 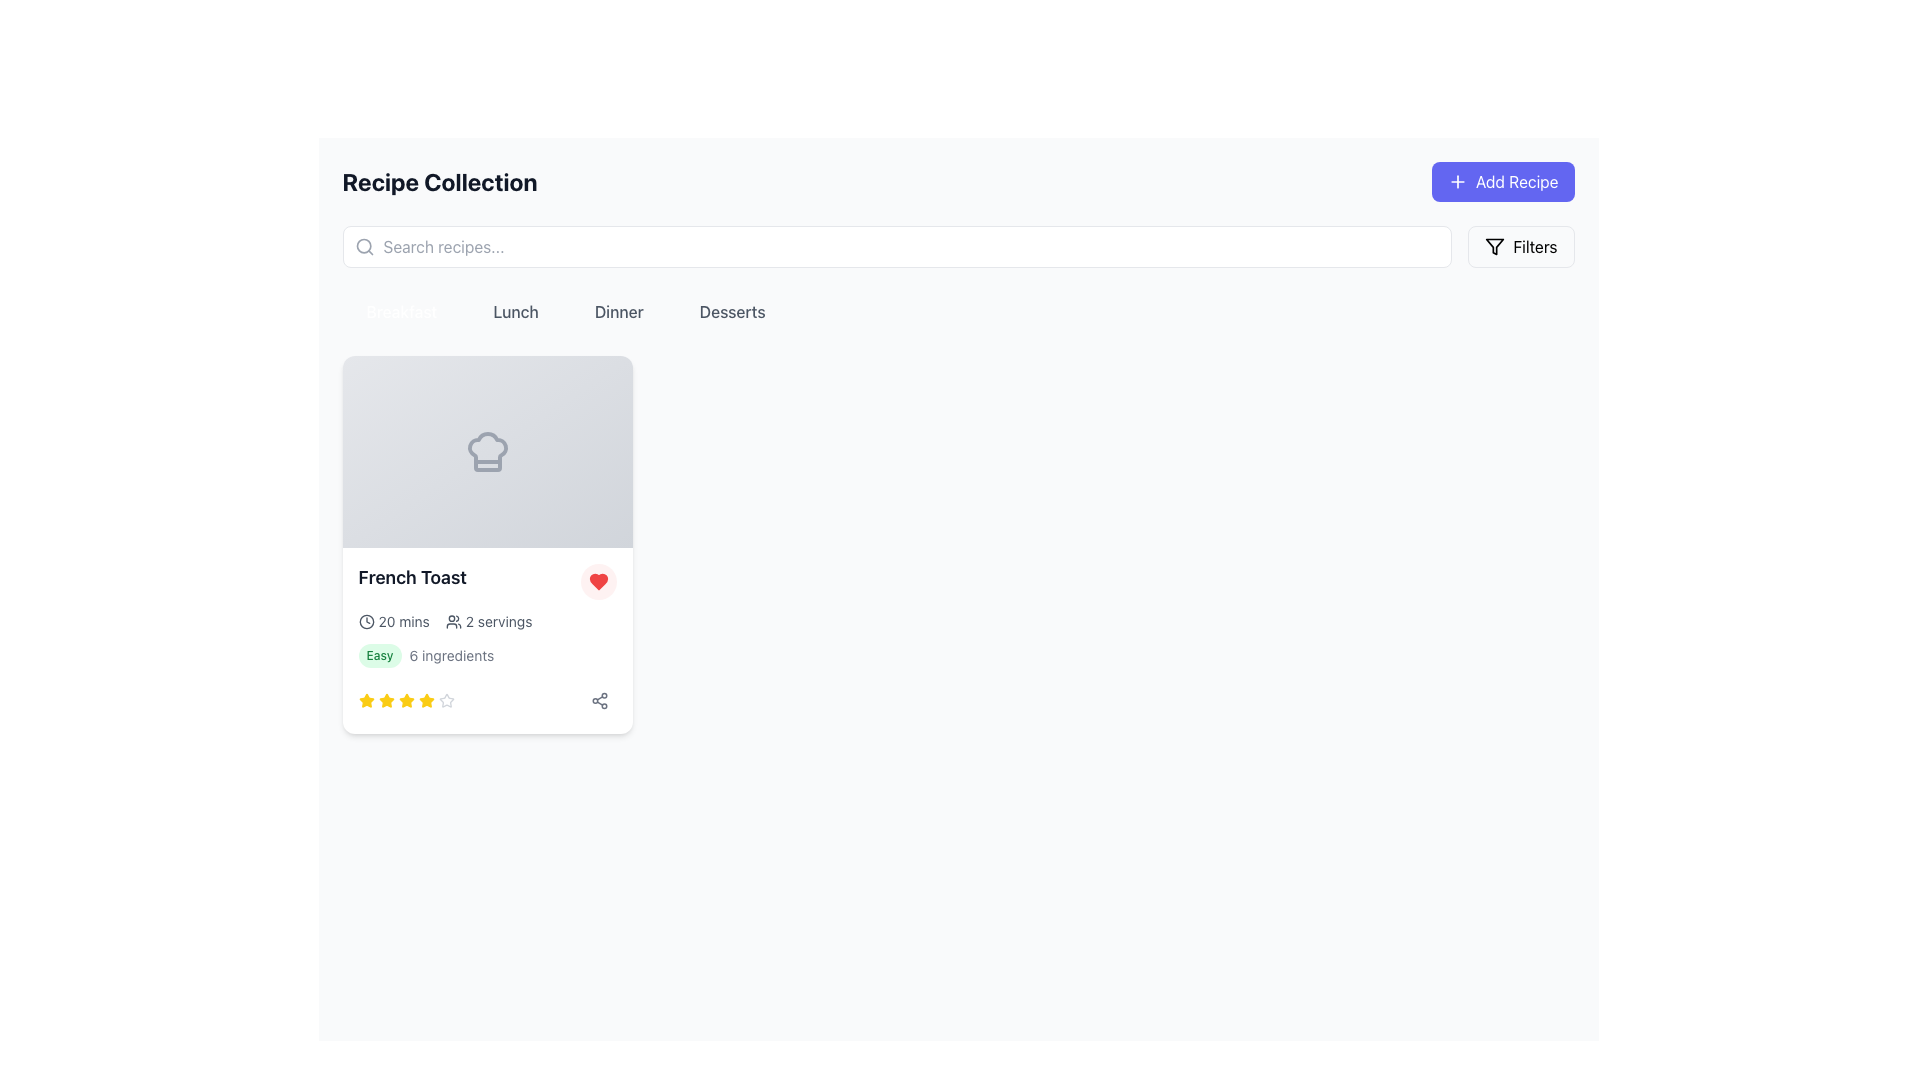 What do you see at coordinates (386, 700) in the screenshot?
I see `the third star icon in the rating system located below the 'French Toast' recipe card` at bounding box center [386, 700].